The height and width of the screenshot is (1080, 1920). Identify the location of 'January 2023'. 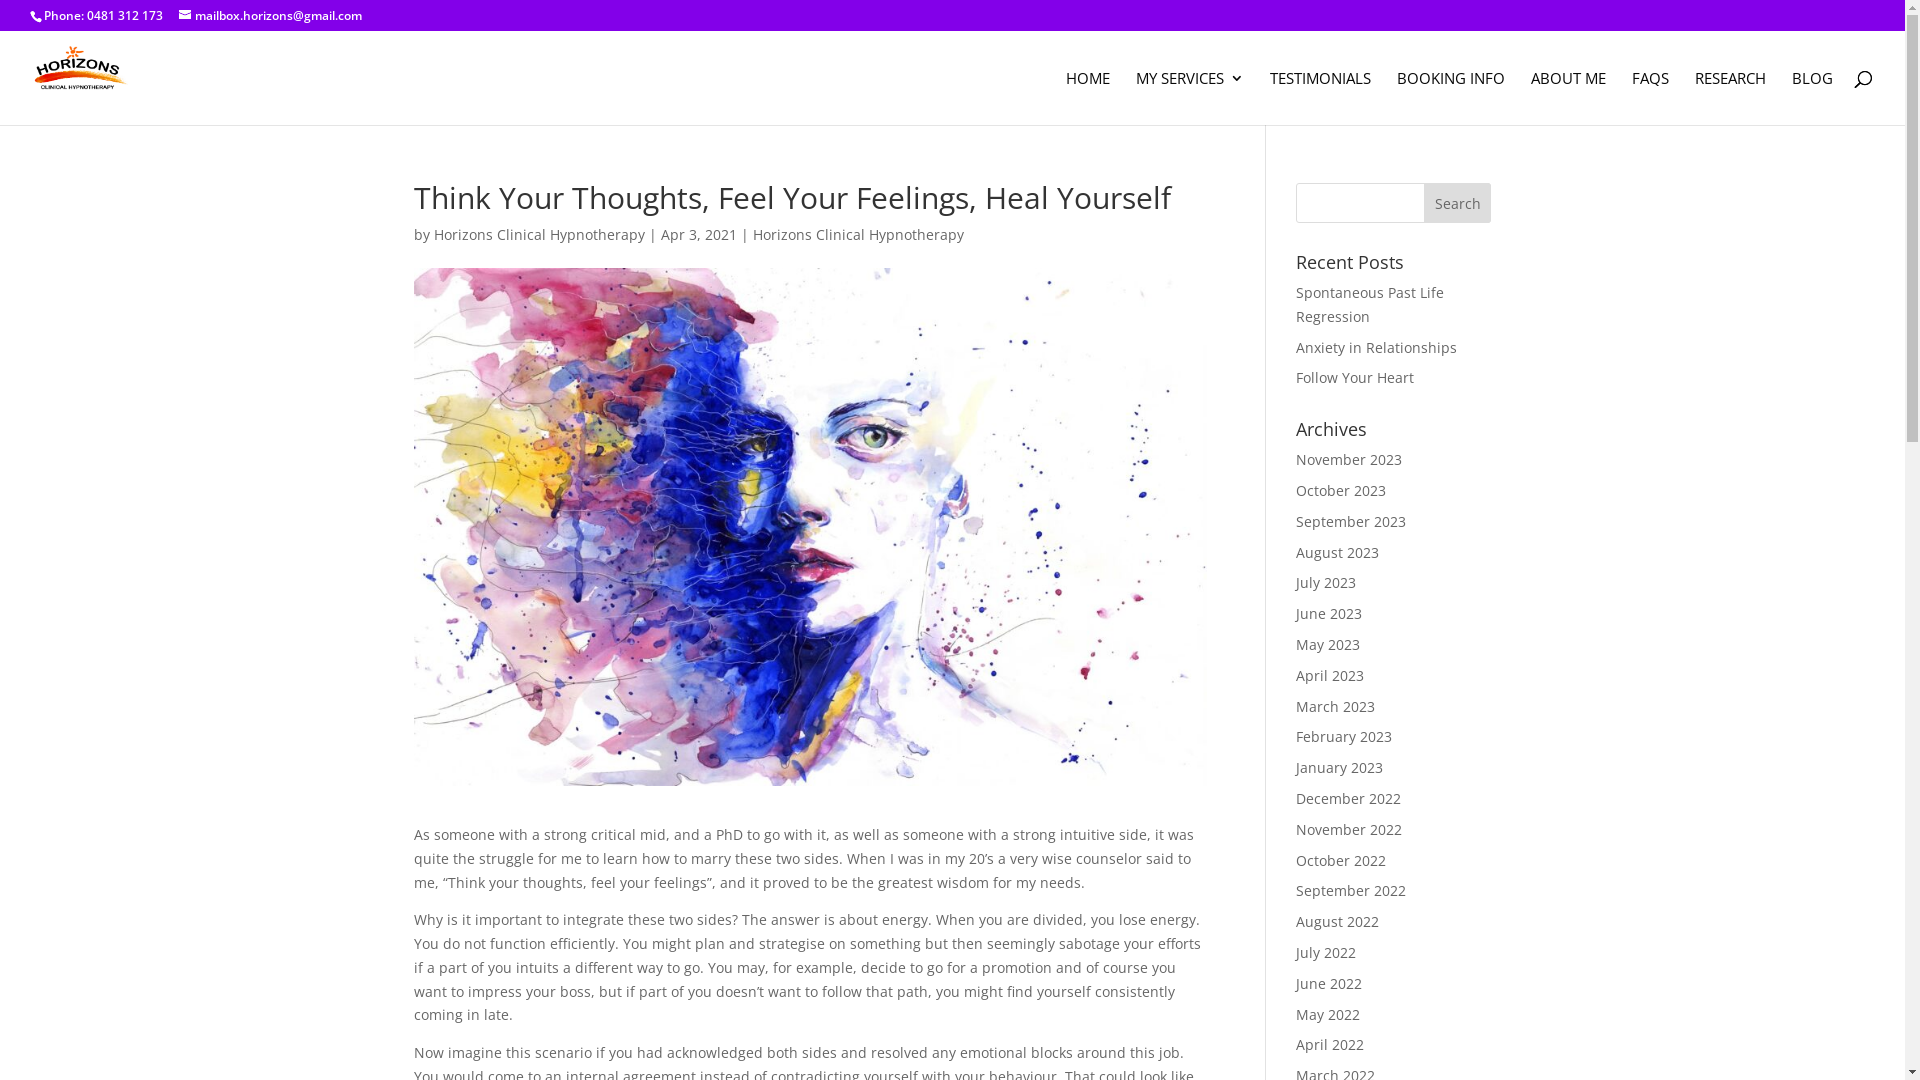
(1339, 766).